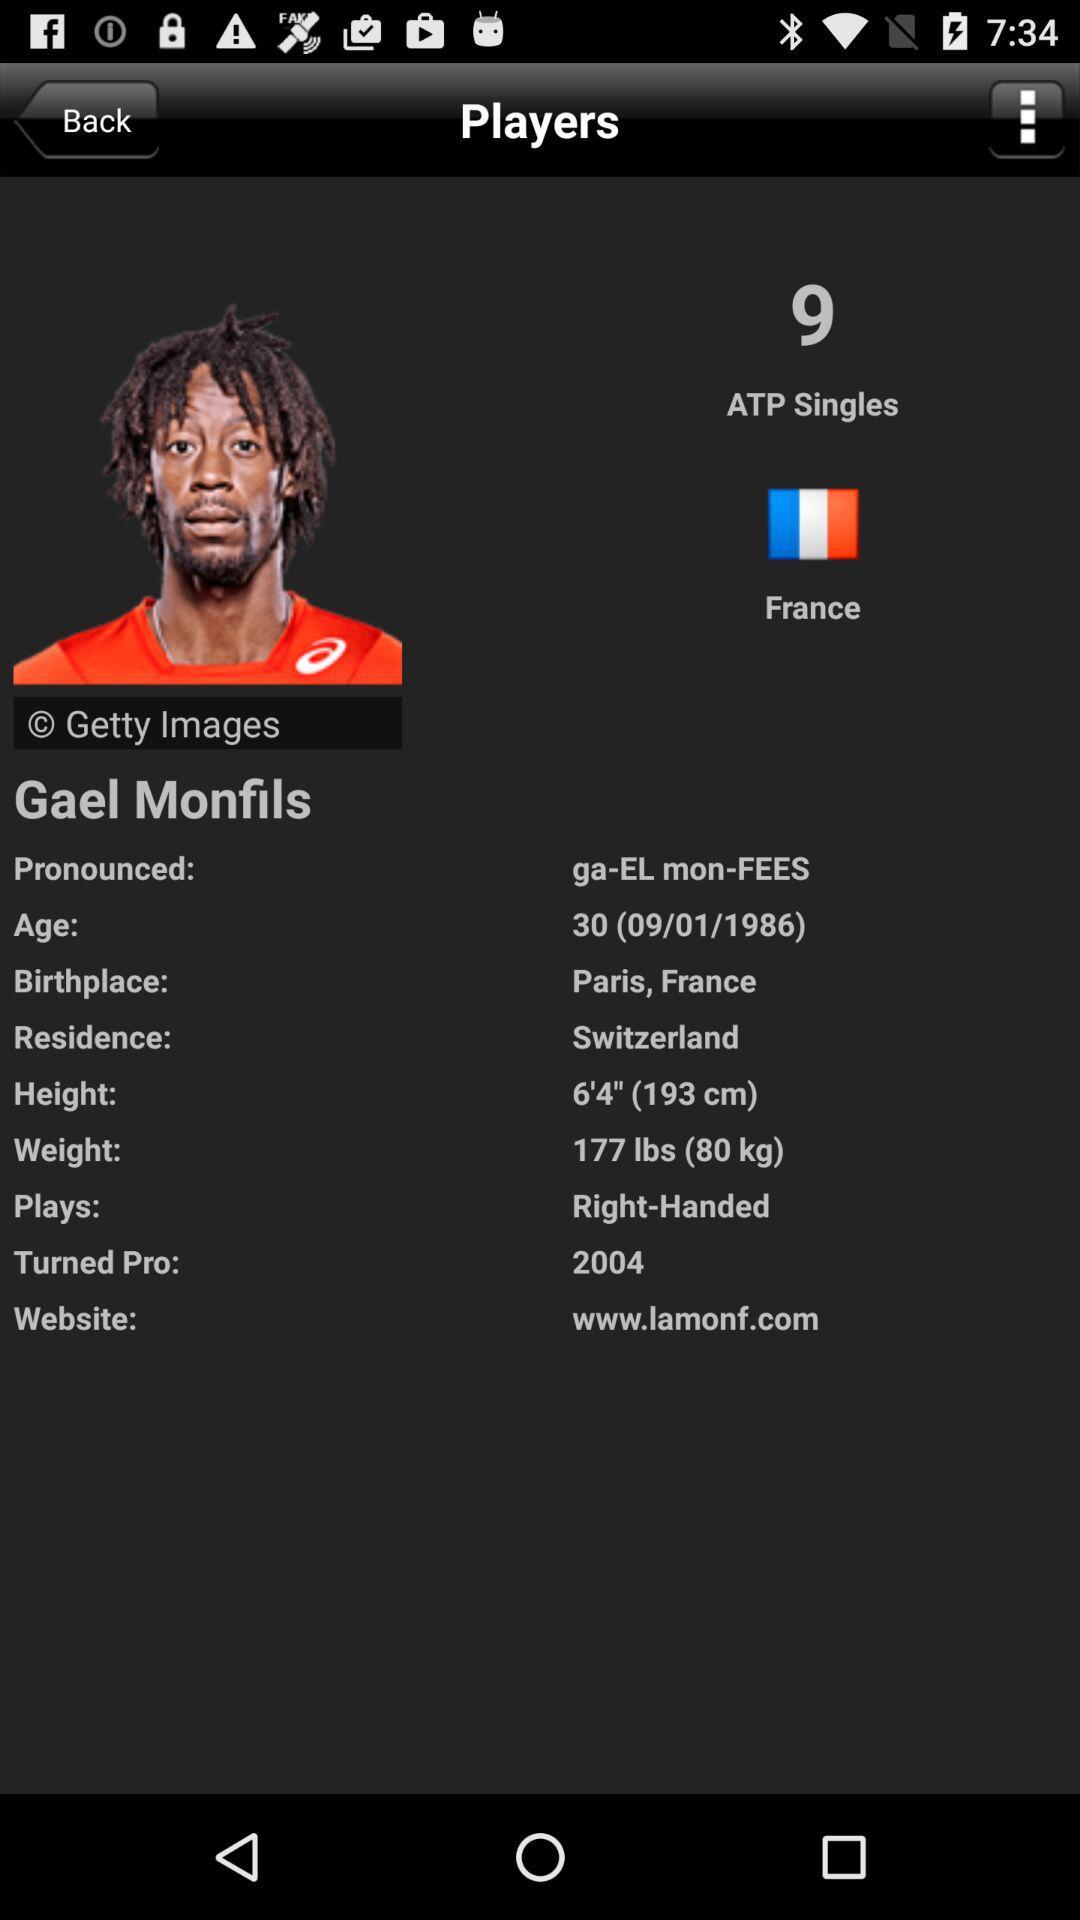  Describe the element at coordinates (826, 1091) in the screenshot. I see `the app above weight: item` at that location.